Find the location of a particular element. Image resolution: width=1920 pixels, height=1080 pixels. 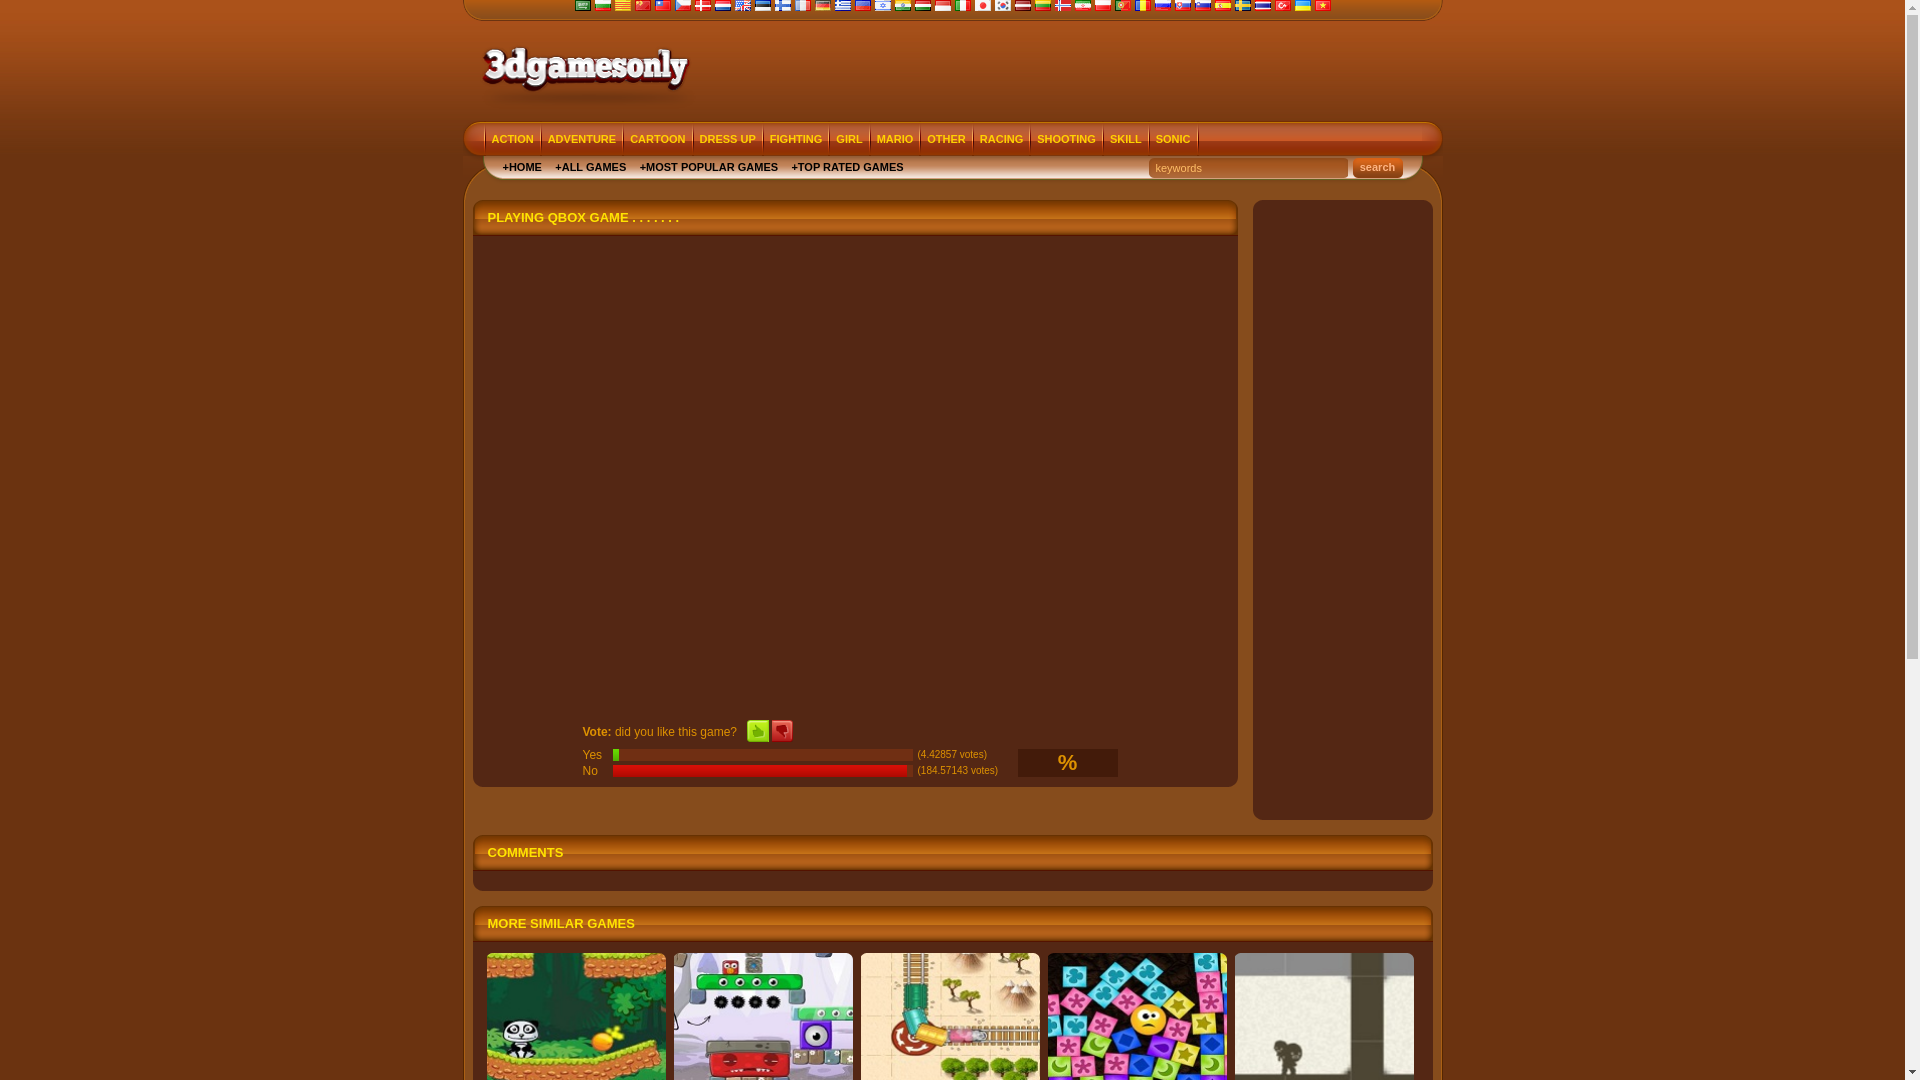

'Yes' is located at coordinates (757, 731).